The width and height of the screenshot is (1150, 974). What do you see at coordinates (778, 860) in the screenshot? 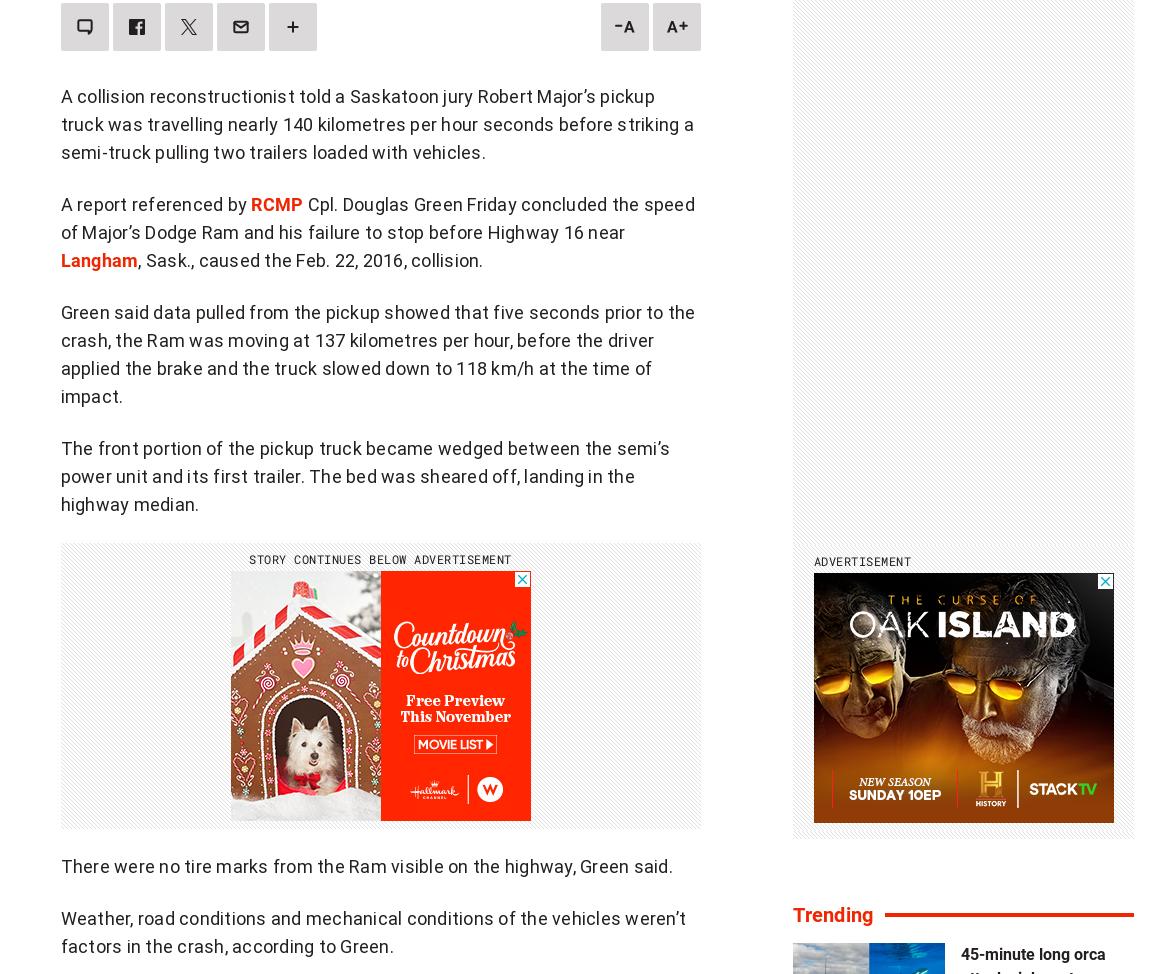
I see `'Smart home'` at bounding box center [778, 860].